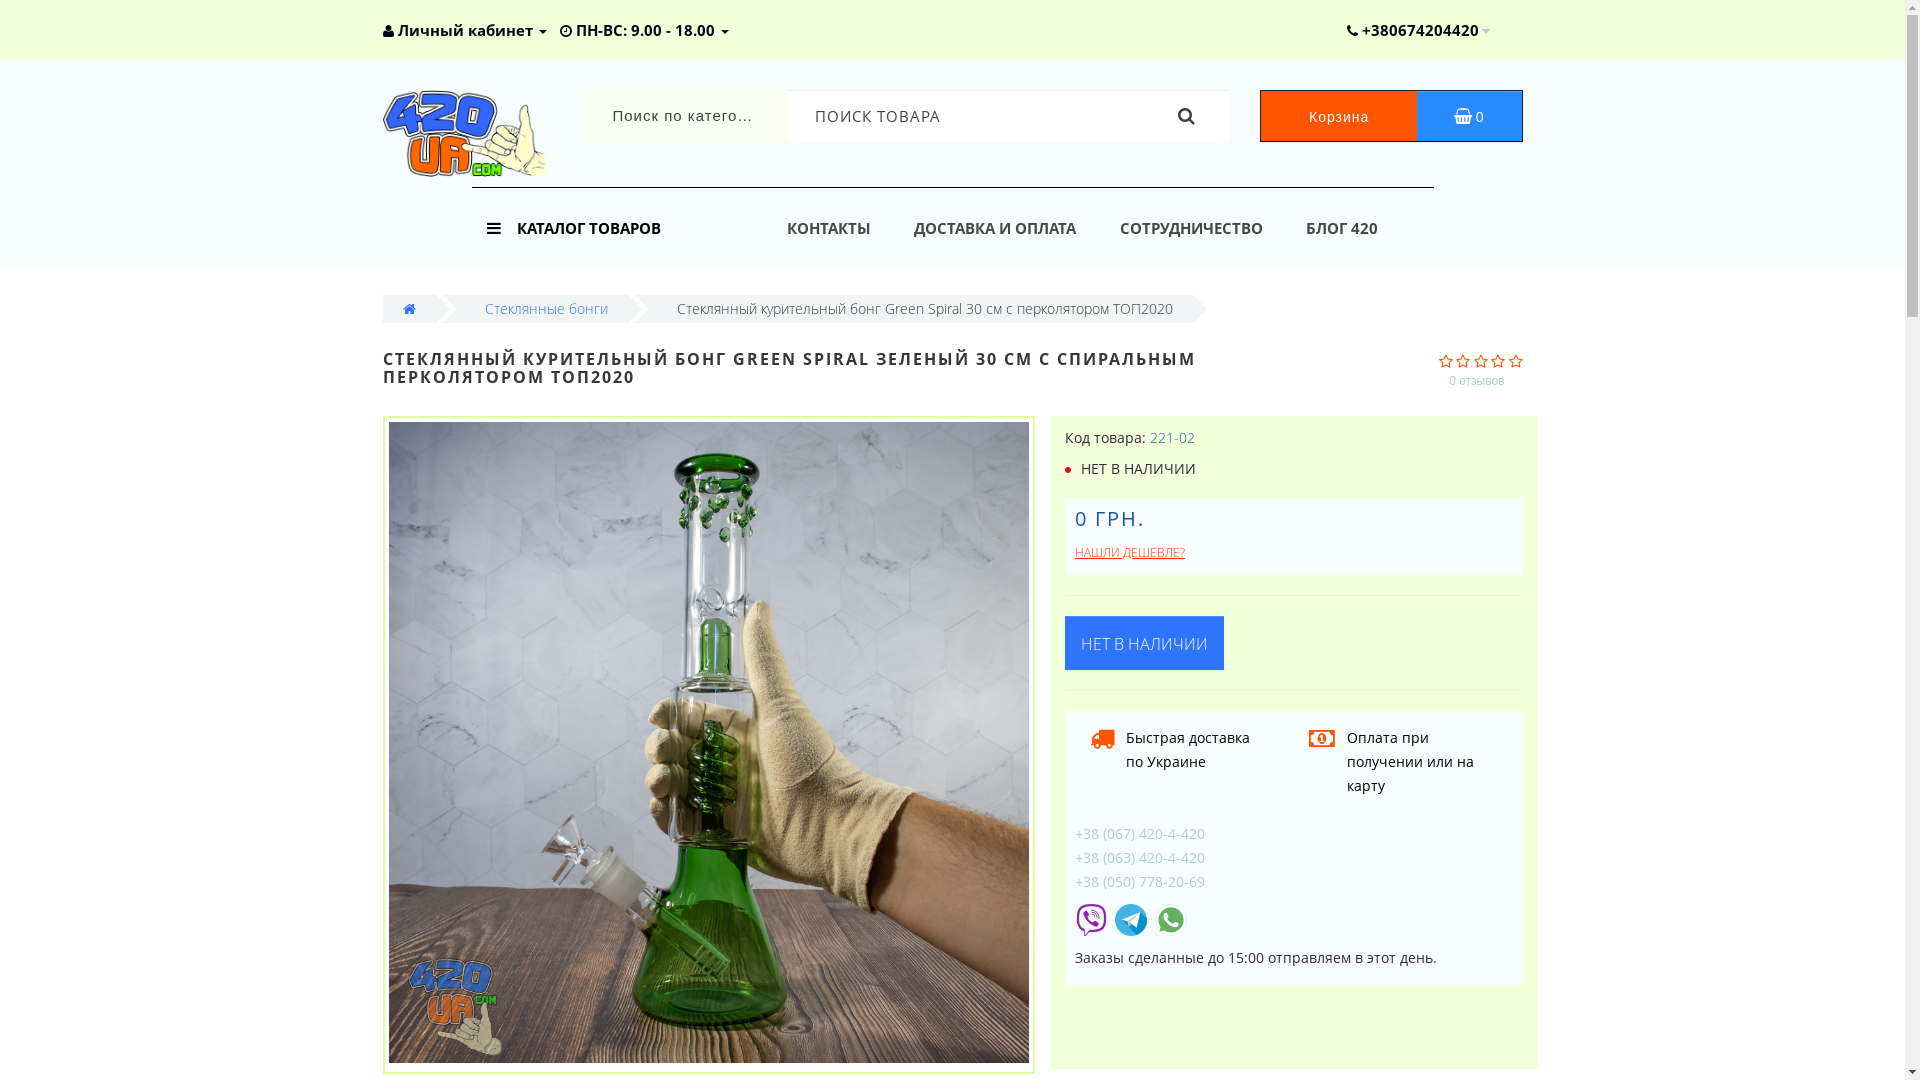 The image size is (1920, 1080). Describe the element at coordinates (1089, 918) in the screenshot. I see `'Viber'` at that location.